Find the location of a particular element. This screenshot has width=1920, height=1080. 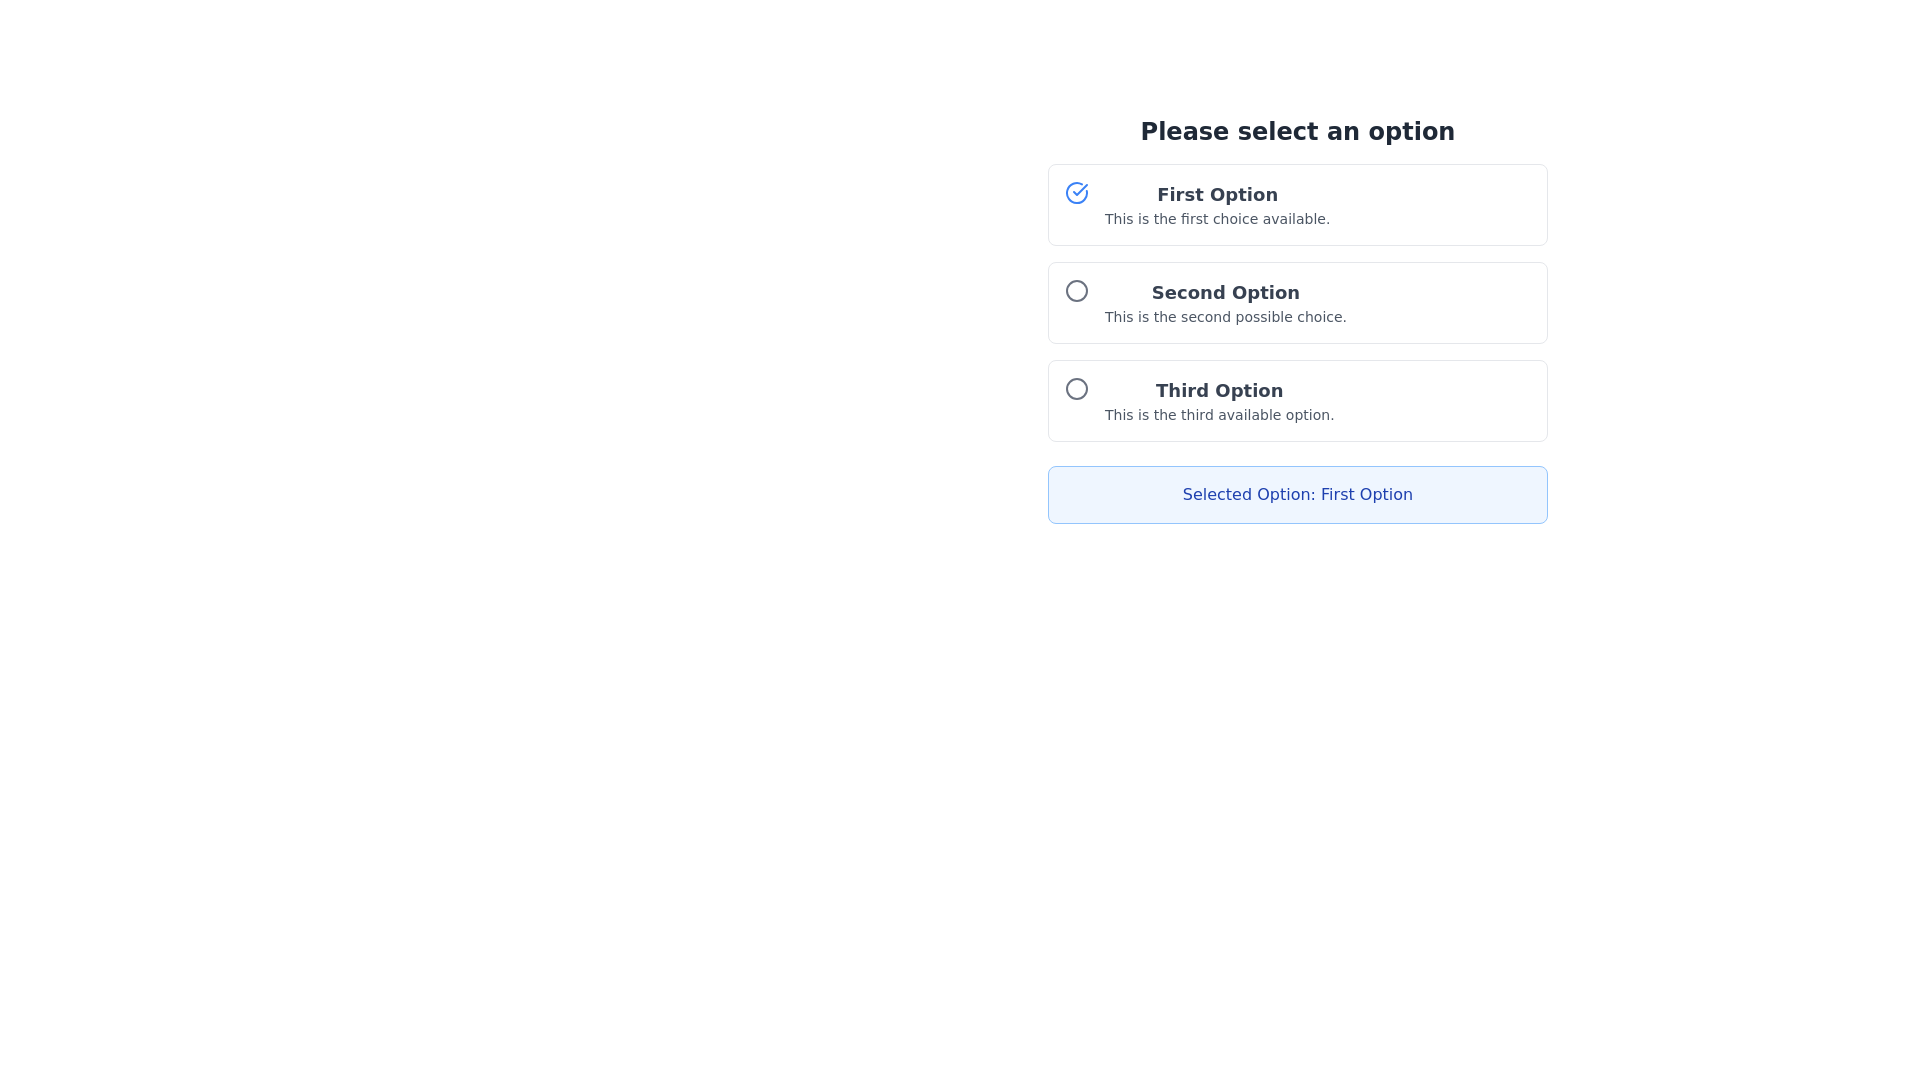

descriptive text label that provides additional context for the 'First Option' selection, positioned beneath the 'First Option' title in the vertical list of grouped options is located at coordinates (1216, 219).